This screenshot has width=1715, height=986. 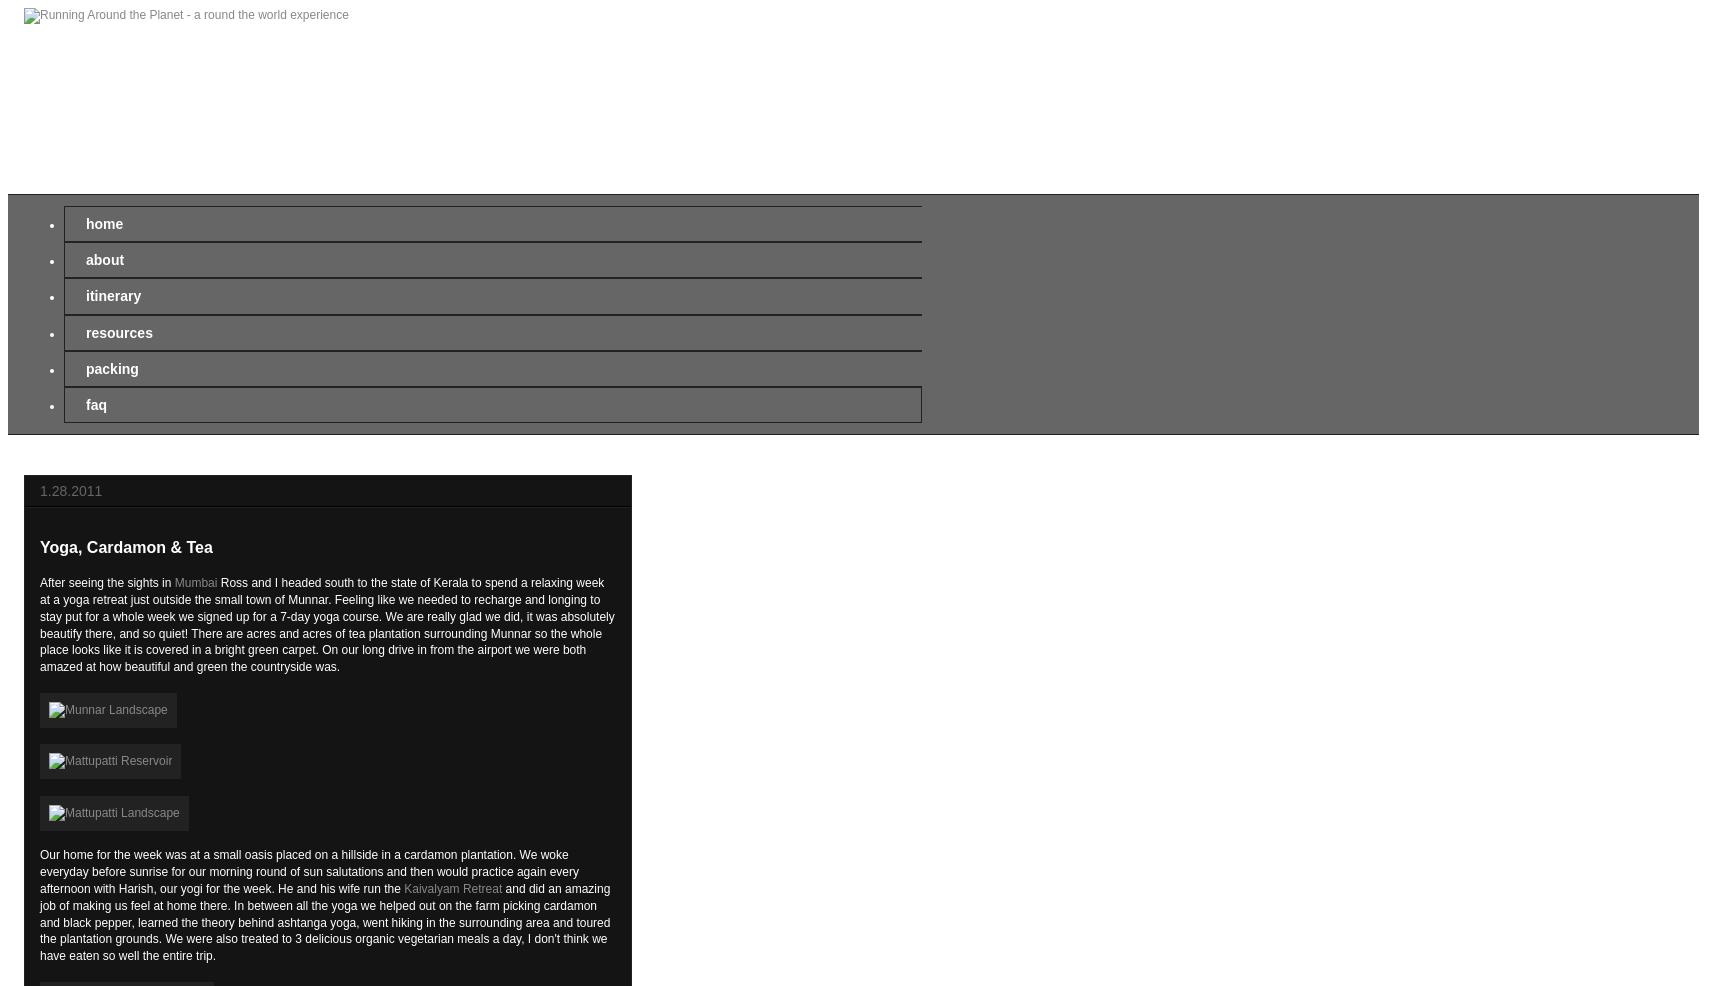 I want to click on 'resources', so click(x=118, y=330).